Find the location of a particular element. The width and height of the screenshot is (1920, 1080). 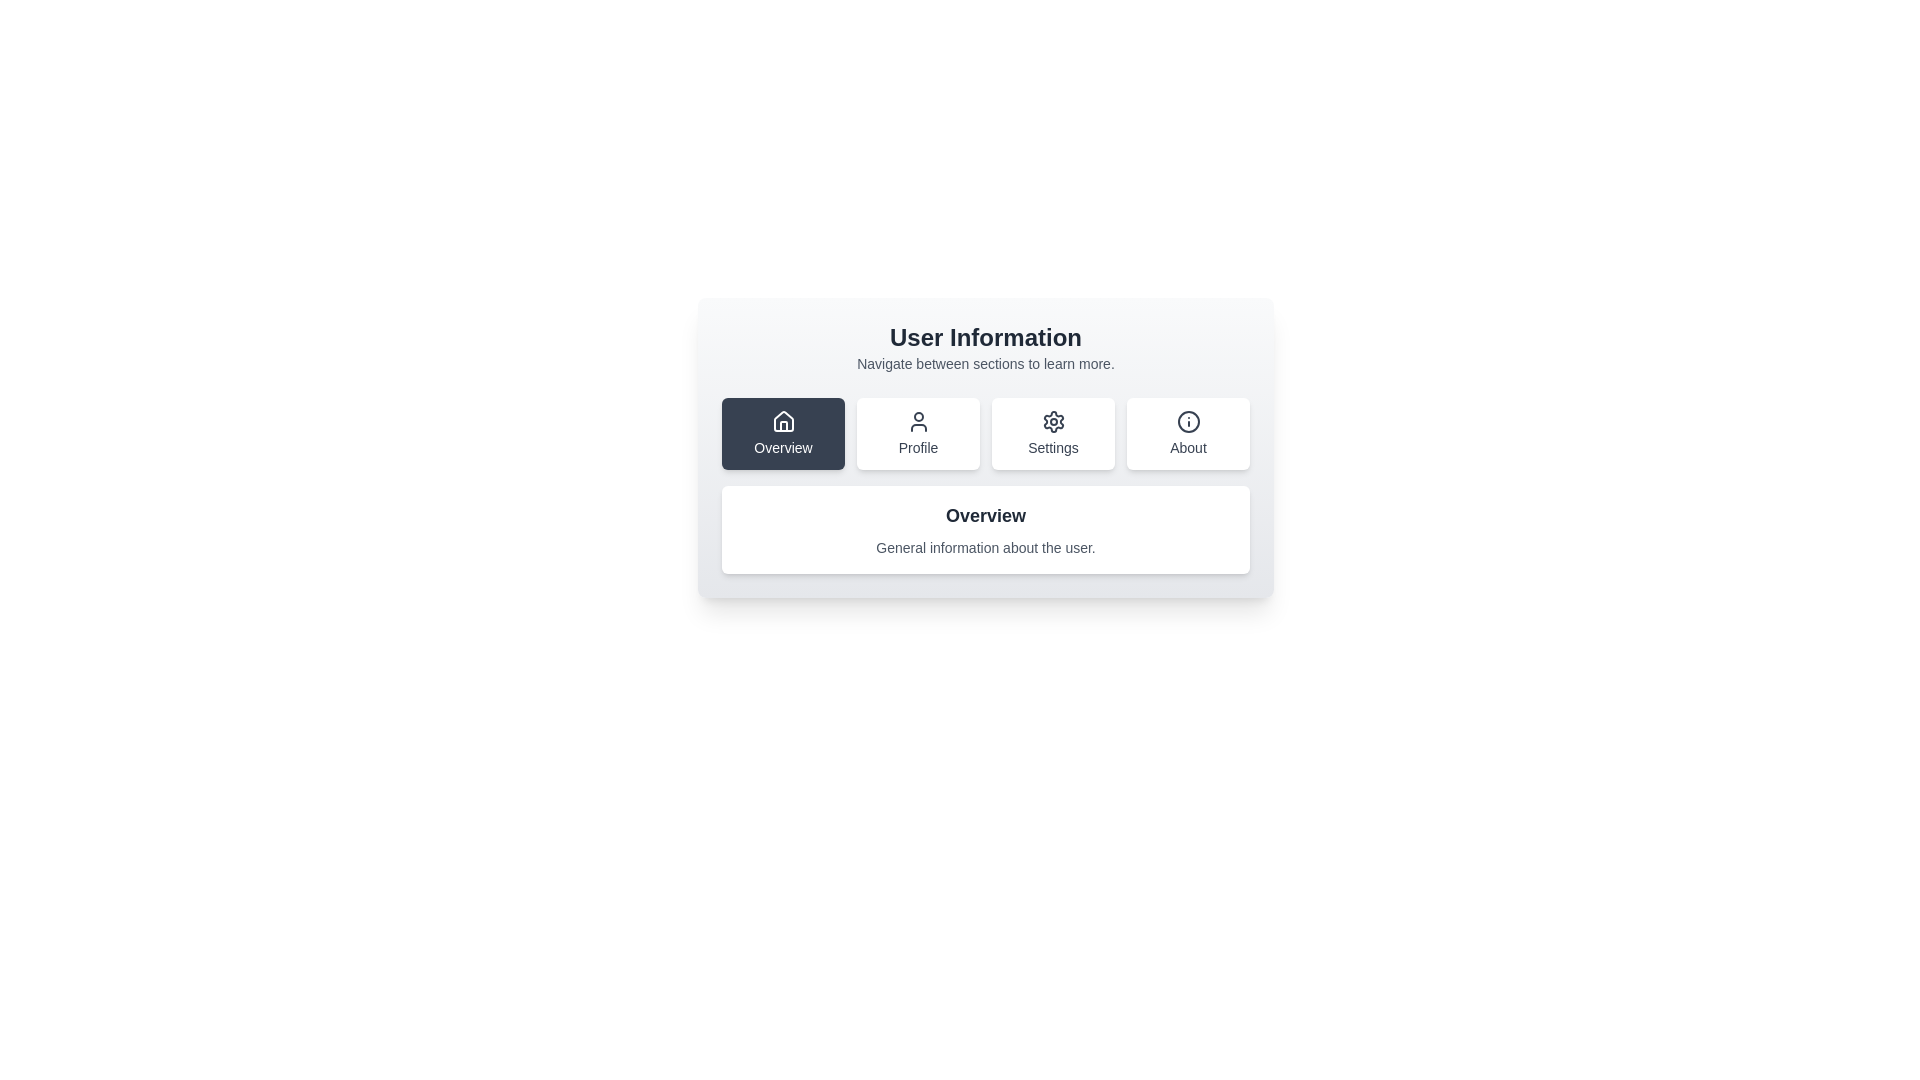

the Overview button, which is the leftmost button in a horizontal row of options is located at coordinates (782, 420).